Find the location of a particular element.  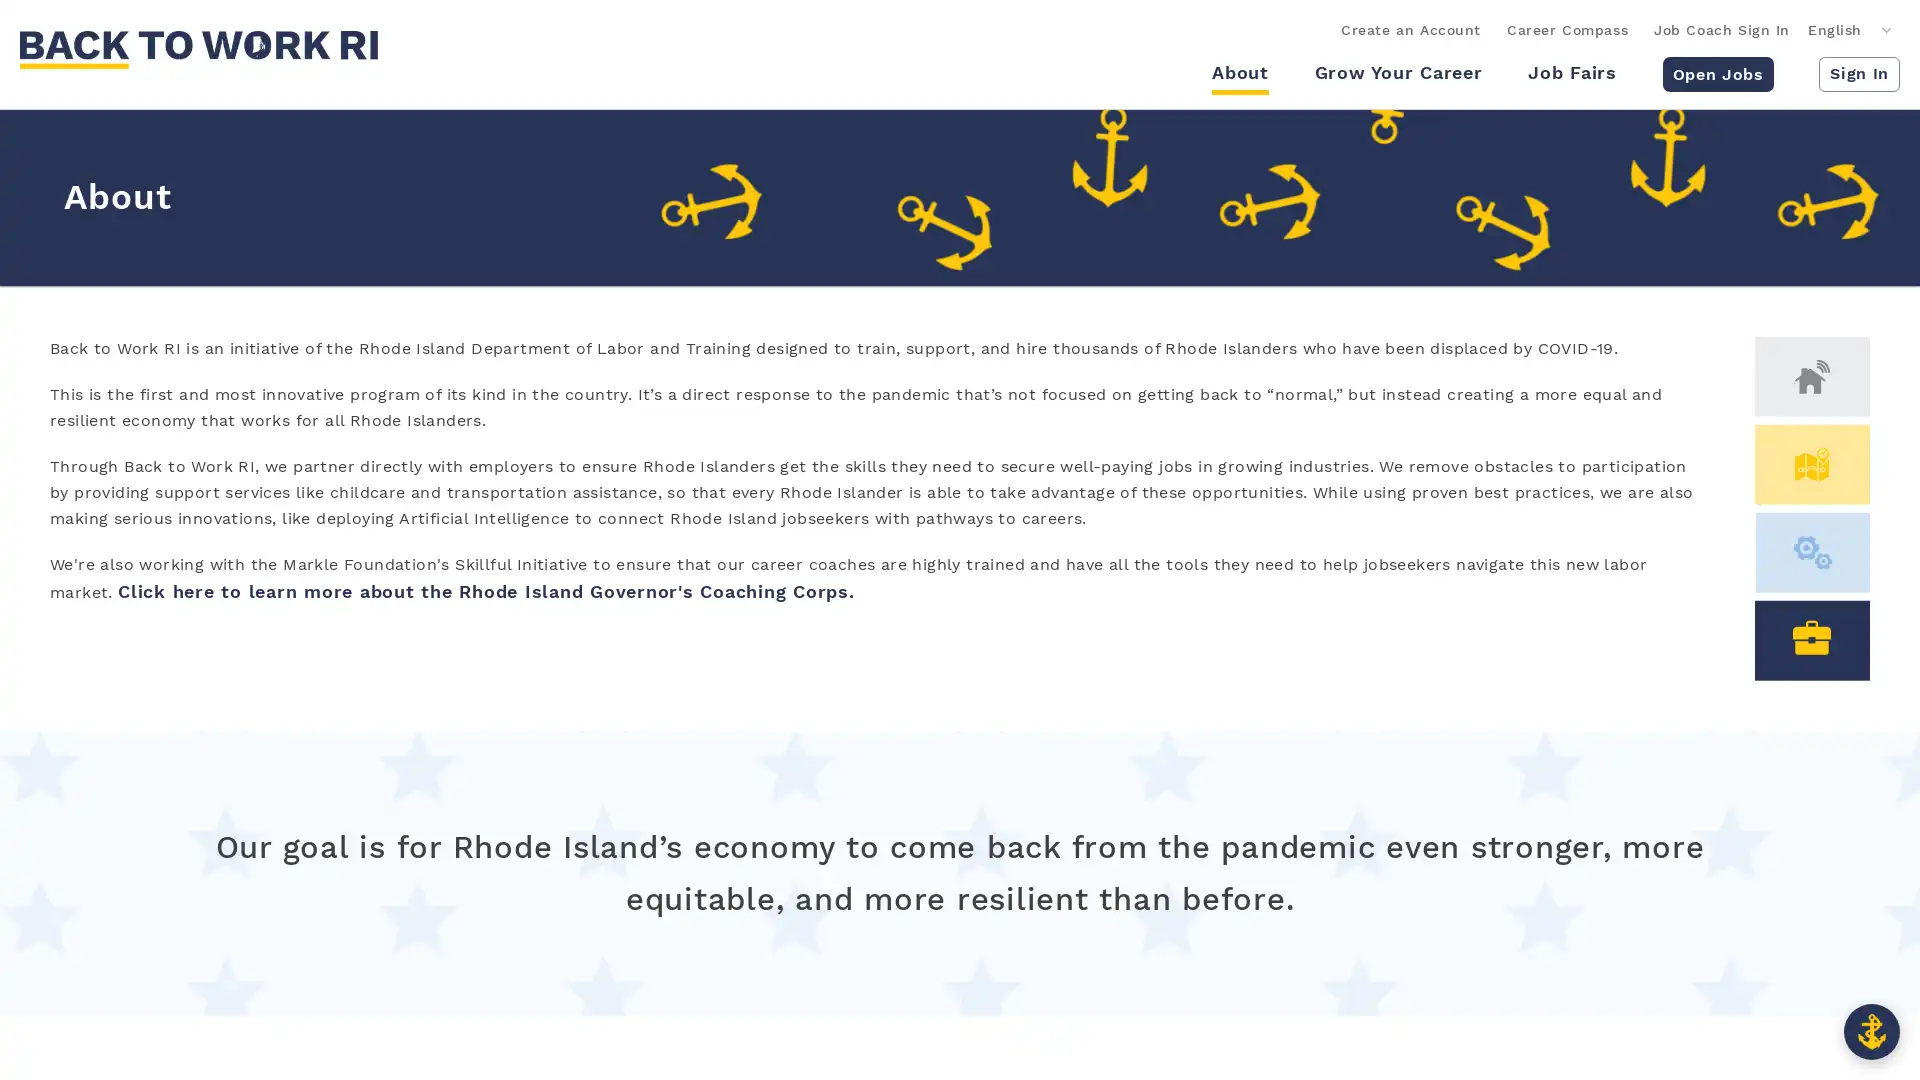

Sign In is located at coordinates (1858, 72).